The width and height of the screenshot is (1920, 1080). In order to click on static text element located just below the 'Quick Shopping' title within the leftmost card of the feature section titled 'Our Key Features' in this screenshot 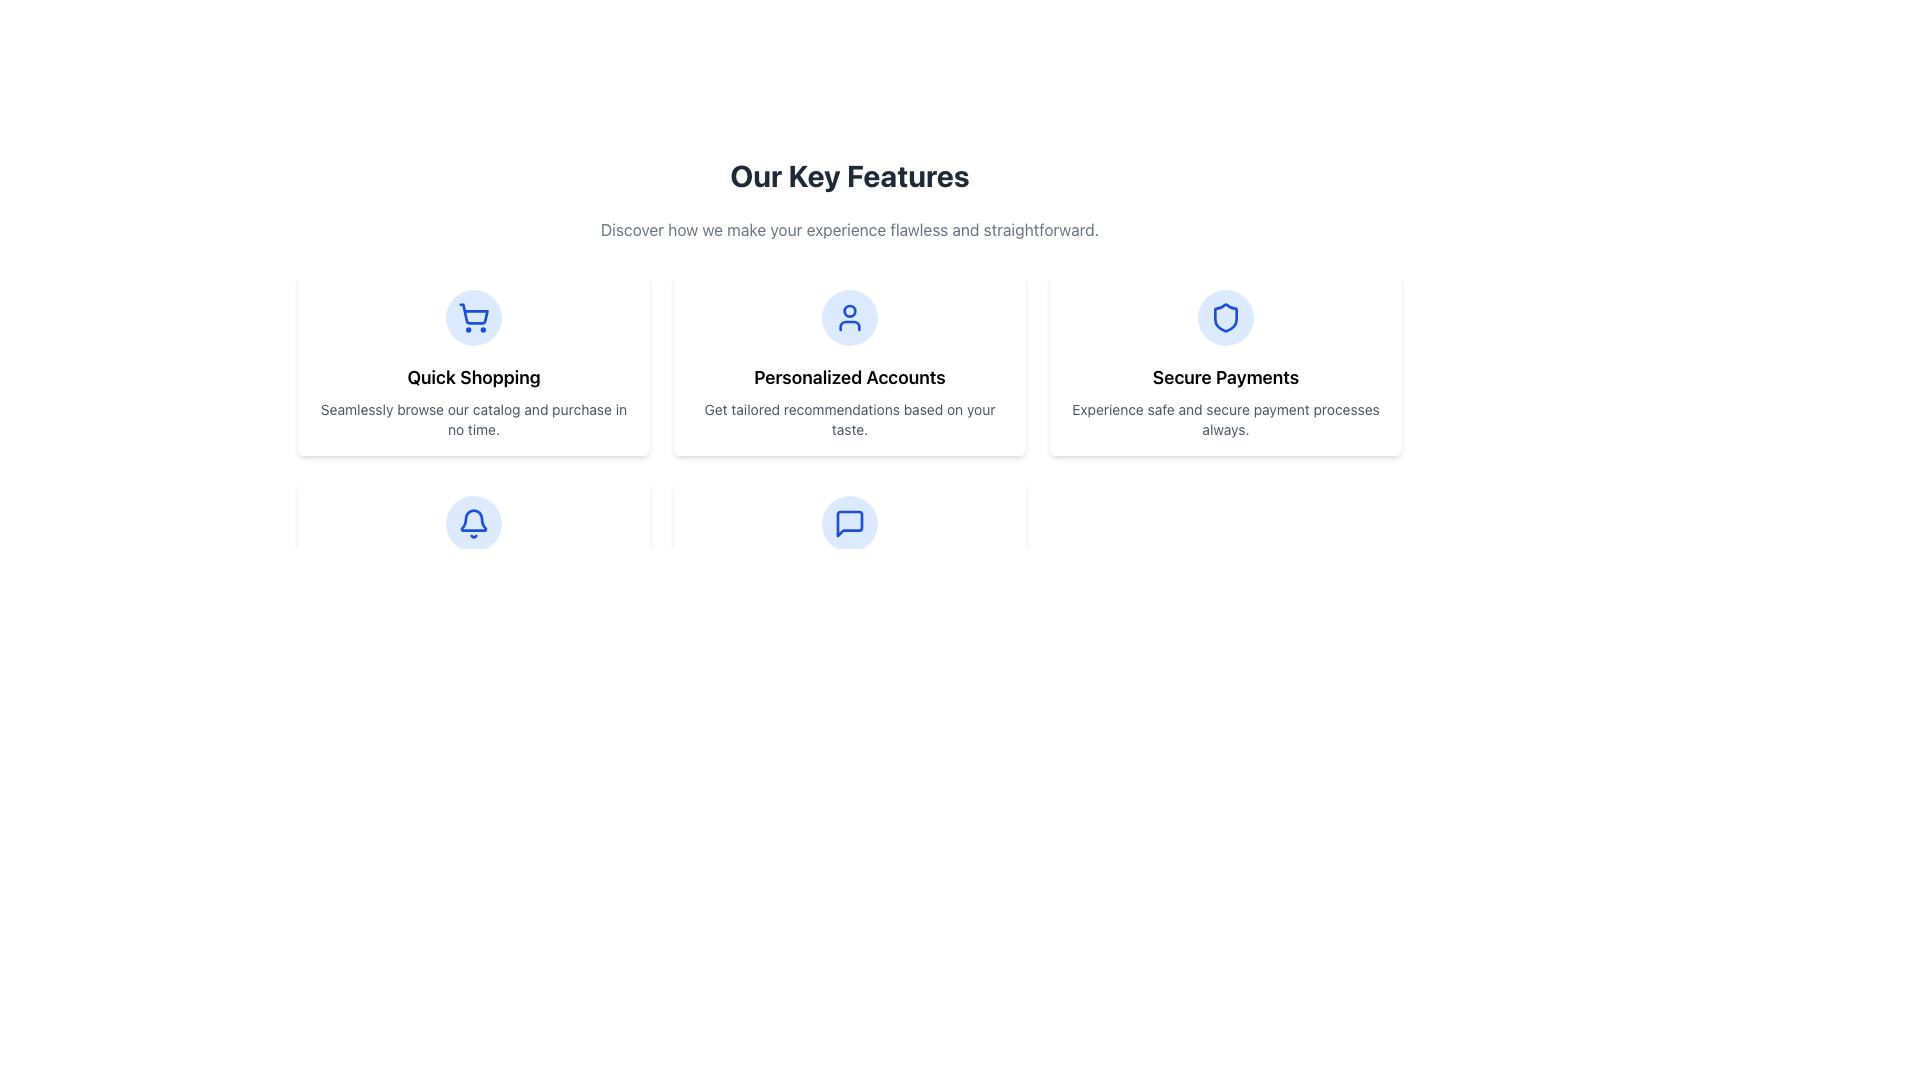, I will do `click(473, 419)`.